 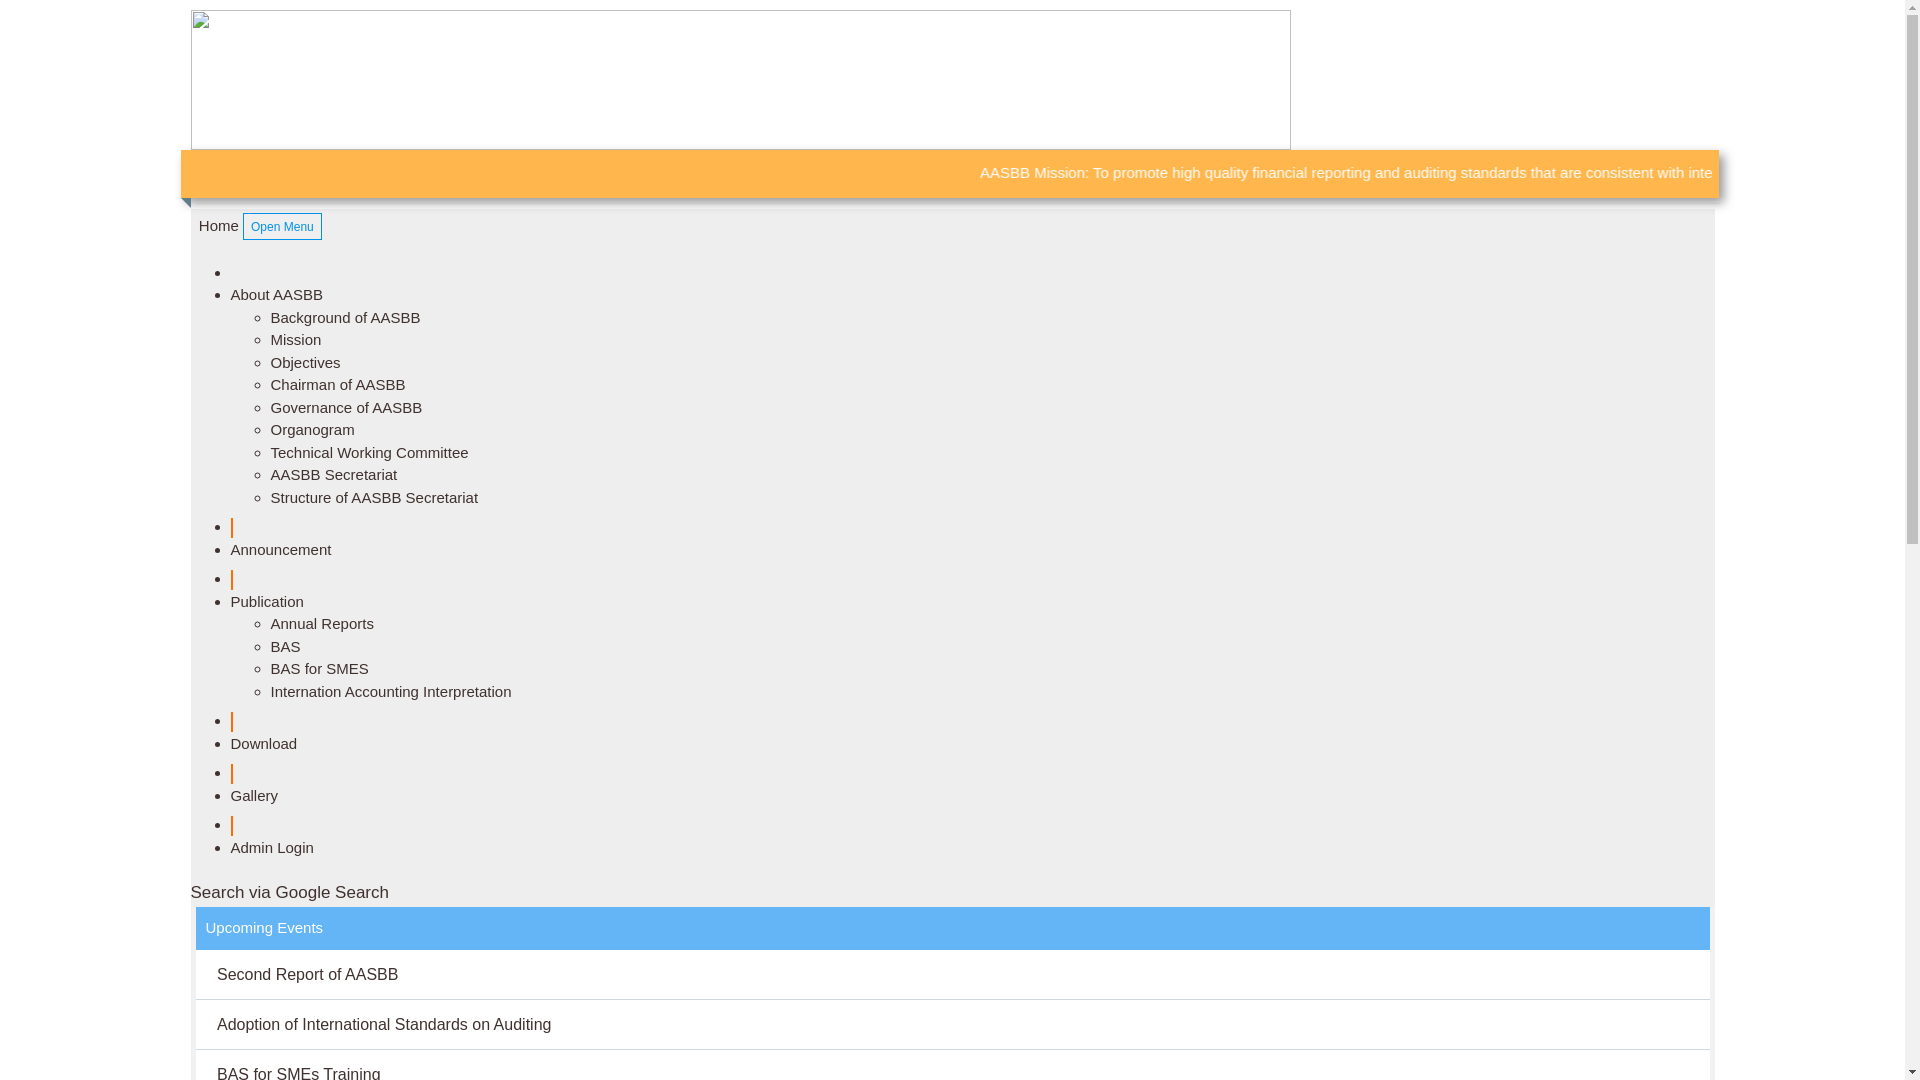 What do you see at coordinates (190, 891) in the screenshot?
I see `'Search via Google Search  '` at bounding box center [190, 891].